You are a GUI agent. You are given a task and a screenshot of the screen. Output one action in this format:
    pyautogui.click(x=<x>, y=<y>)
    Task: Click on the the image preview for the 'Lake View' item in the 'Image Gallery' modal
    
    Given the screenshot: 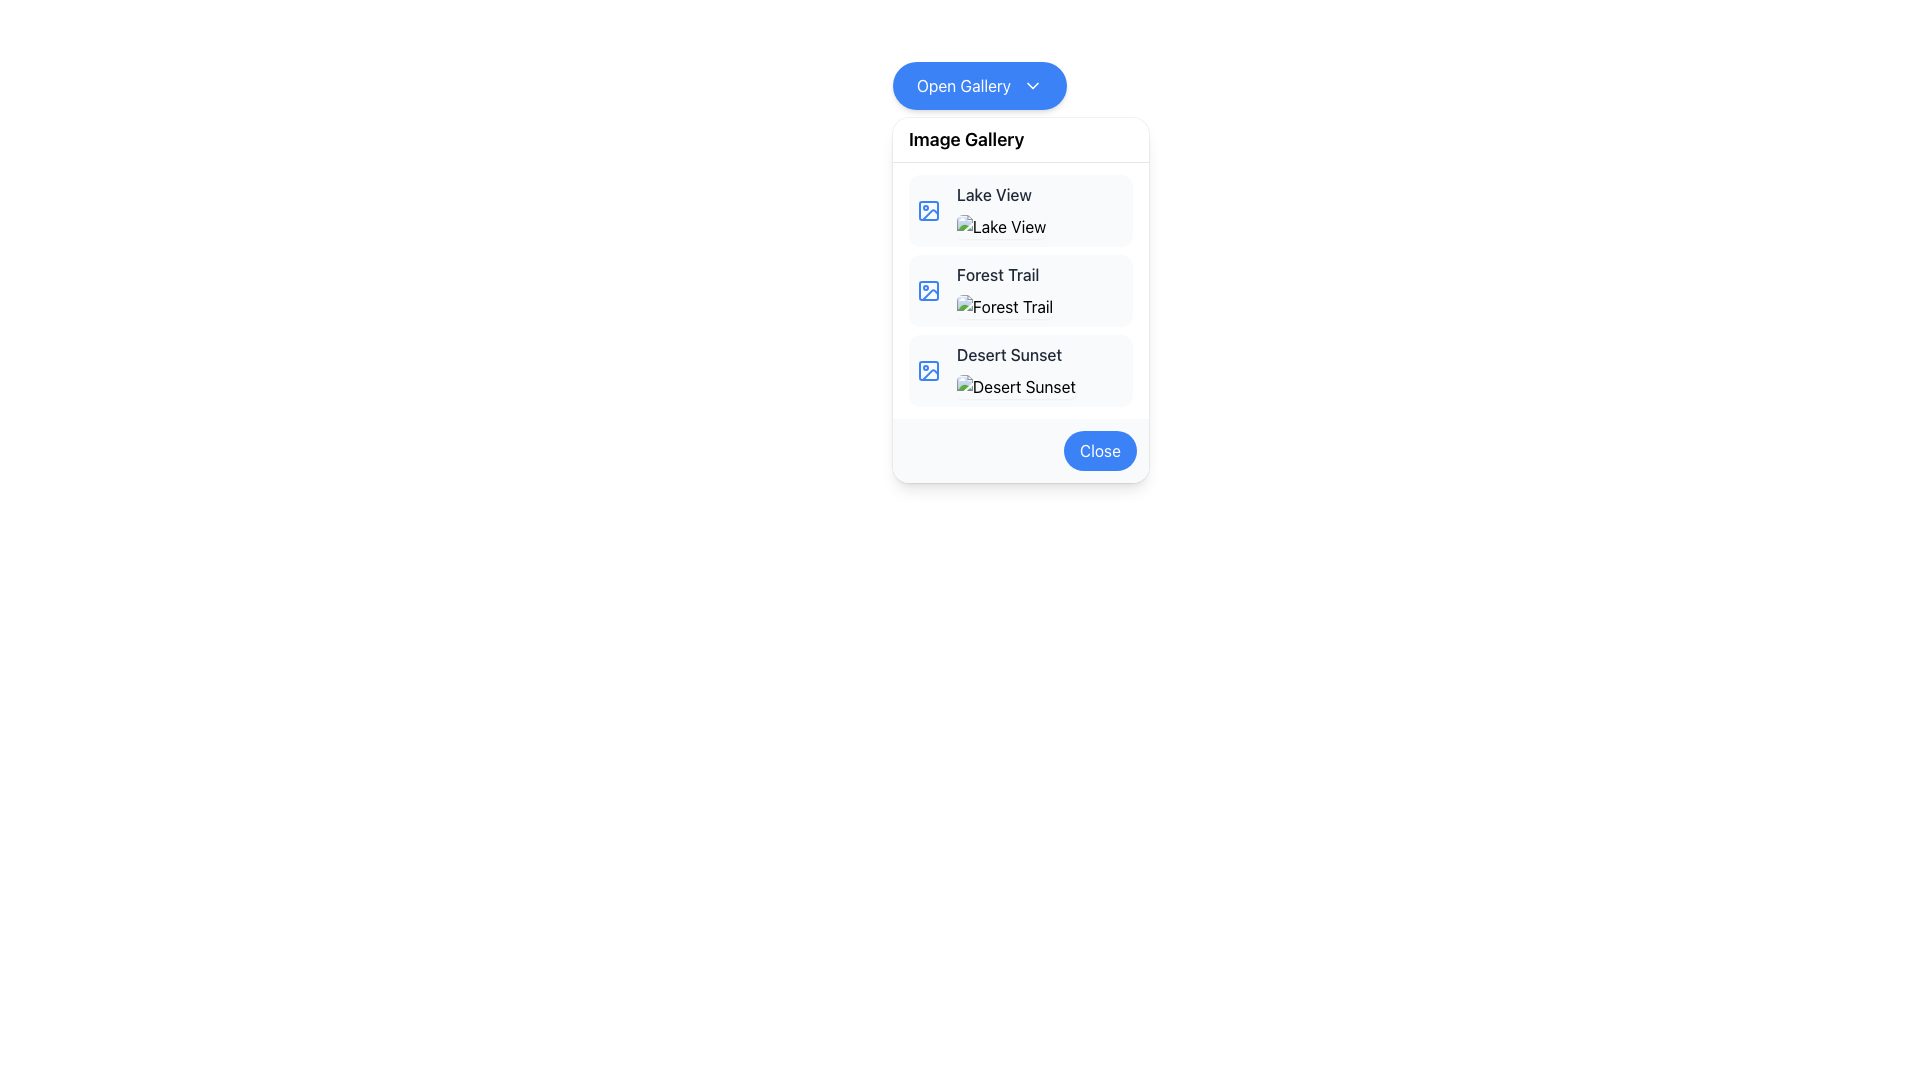 What is the action you would take?
    pyautogui.click(x=1001, y=226)
    